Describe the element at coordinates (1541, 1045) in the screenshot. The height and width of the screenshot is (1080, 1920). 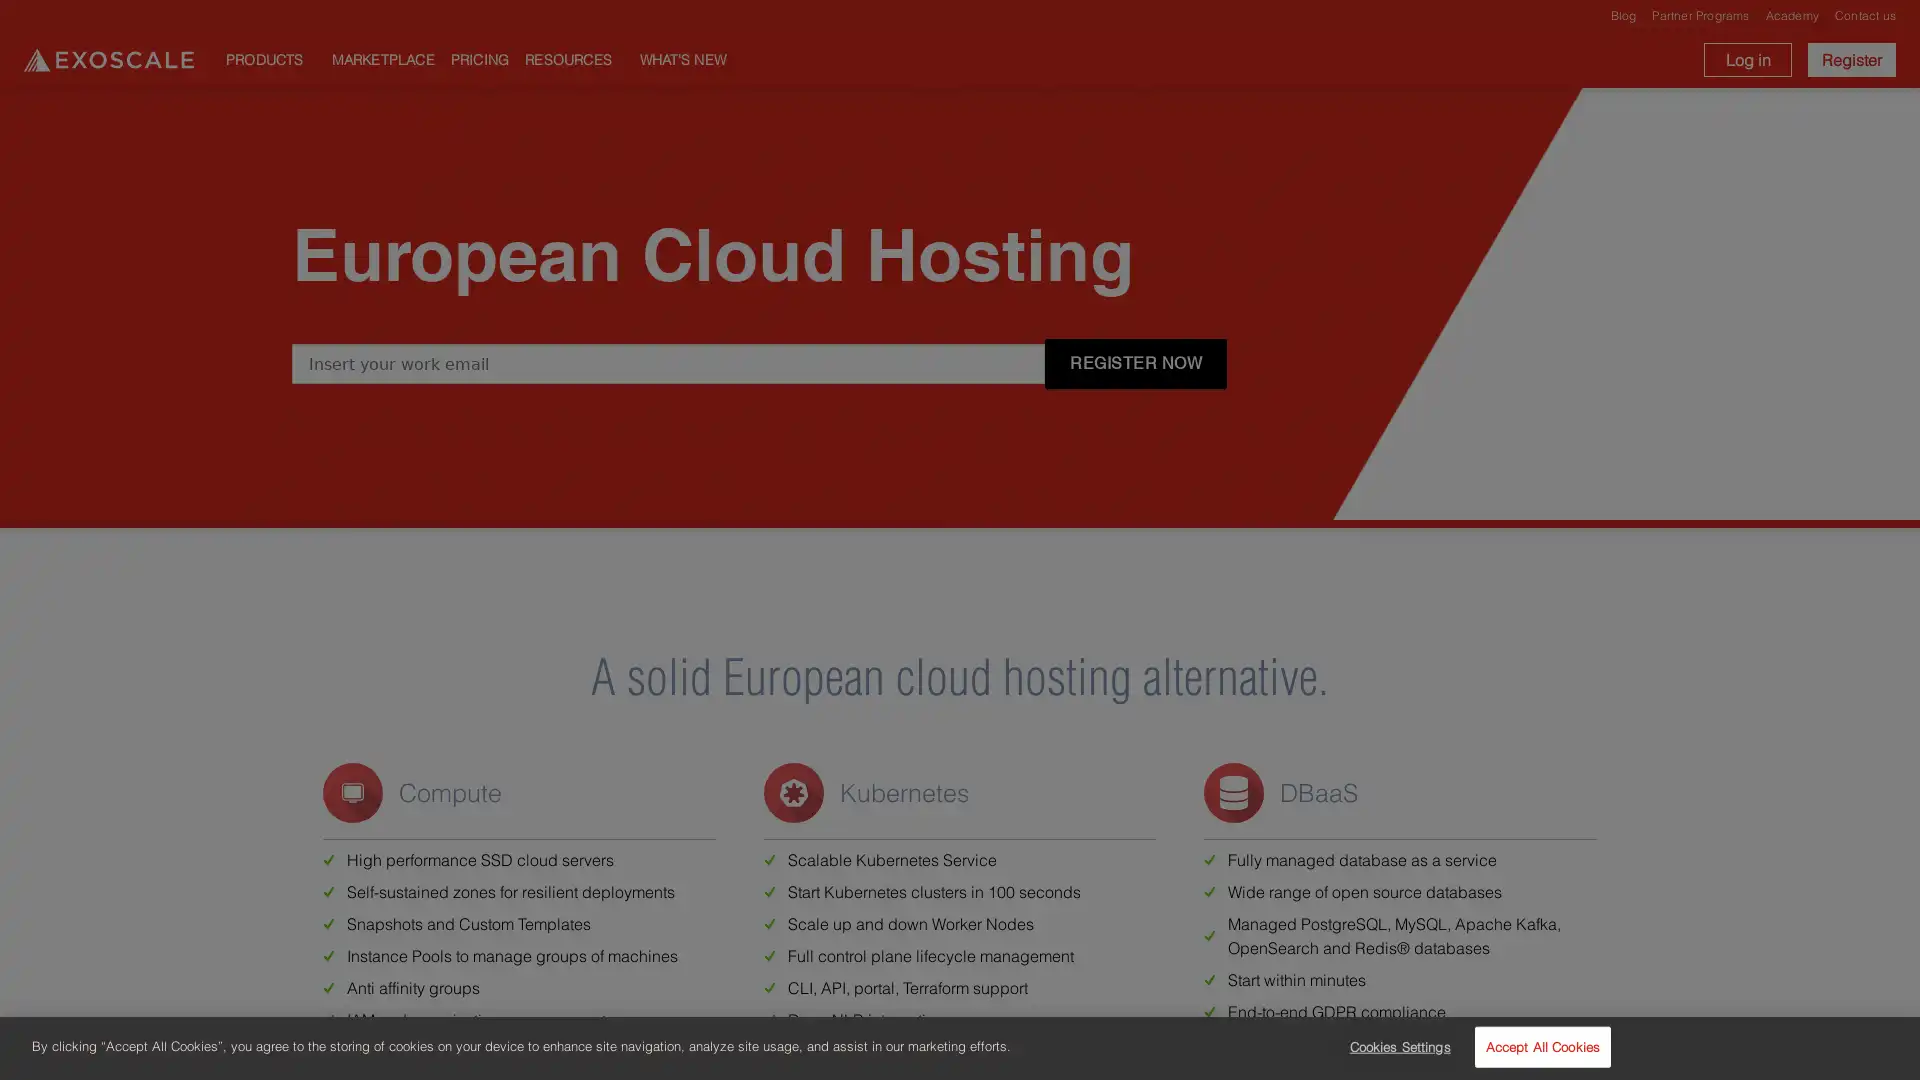
I see `Accept All Cookies` at that location.